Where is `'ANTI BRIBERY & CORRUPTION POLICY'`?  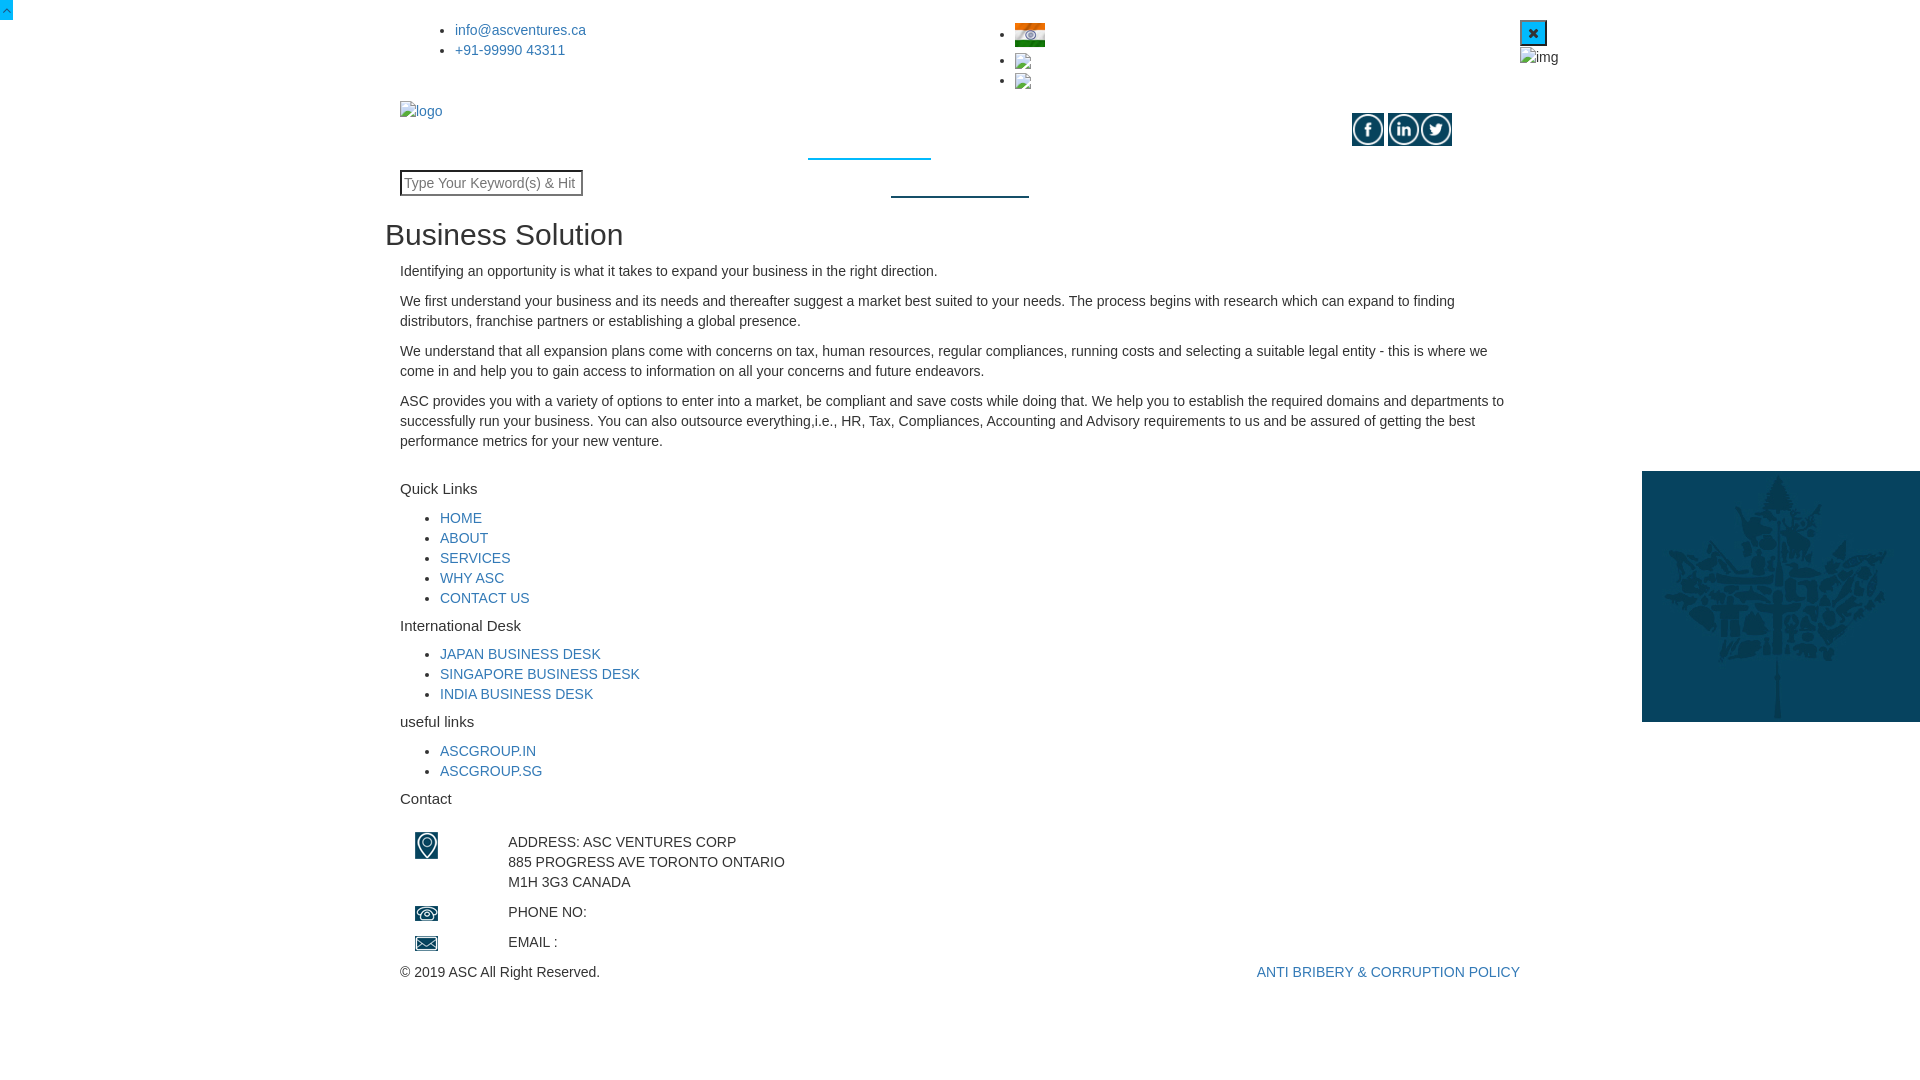
'ANTI BRIBERY & CORRUPTION POLICY' is located at coordinates (1387, 971).